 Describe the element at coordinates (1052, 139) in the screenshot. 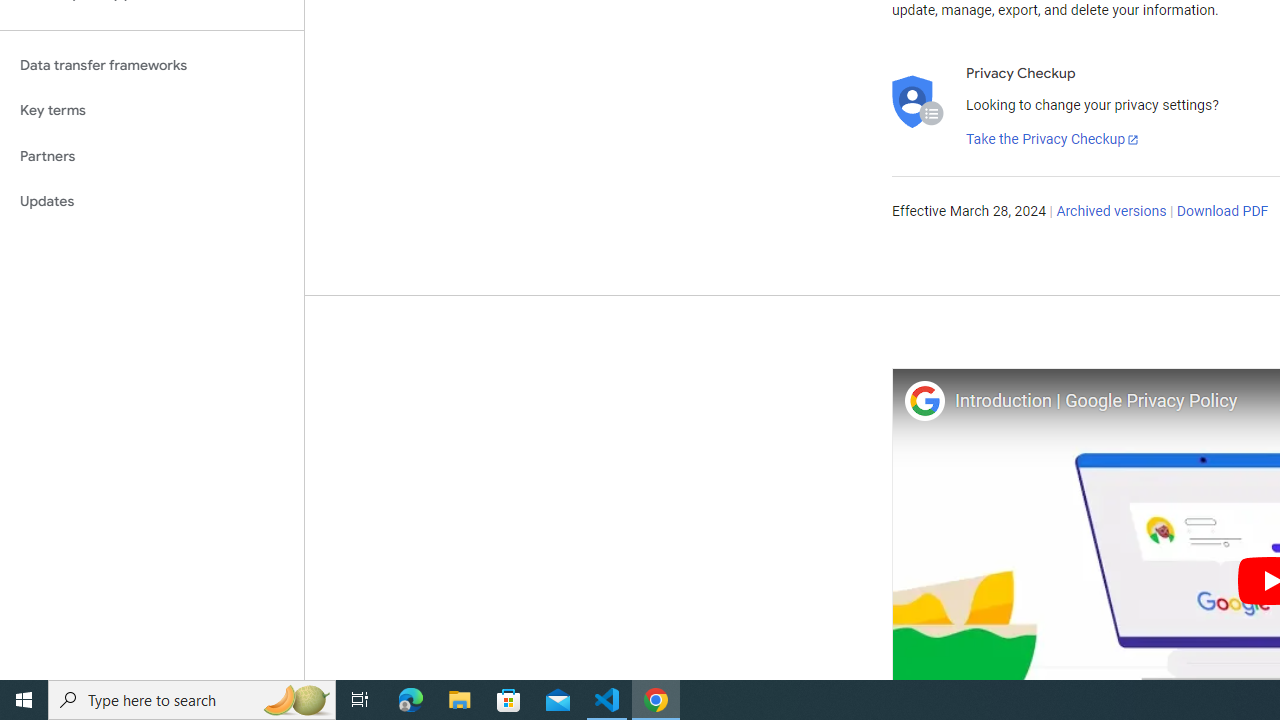

I see `'Take the Privacy Checkup'` at that location.